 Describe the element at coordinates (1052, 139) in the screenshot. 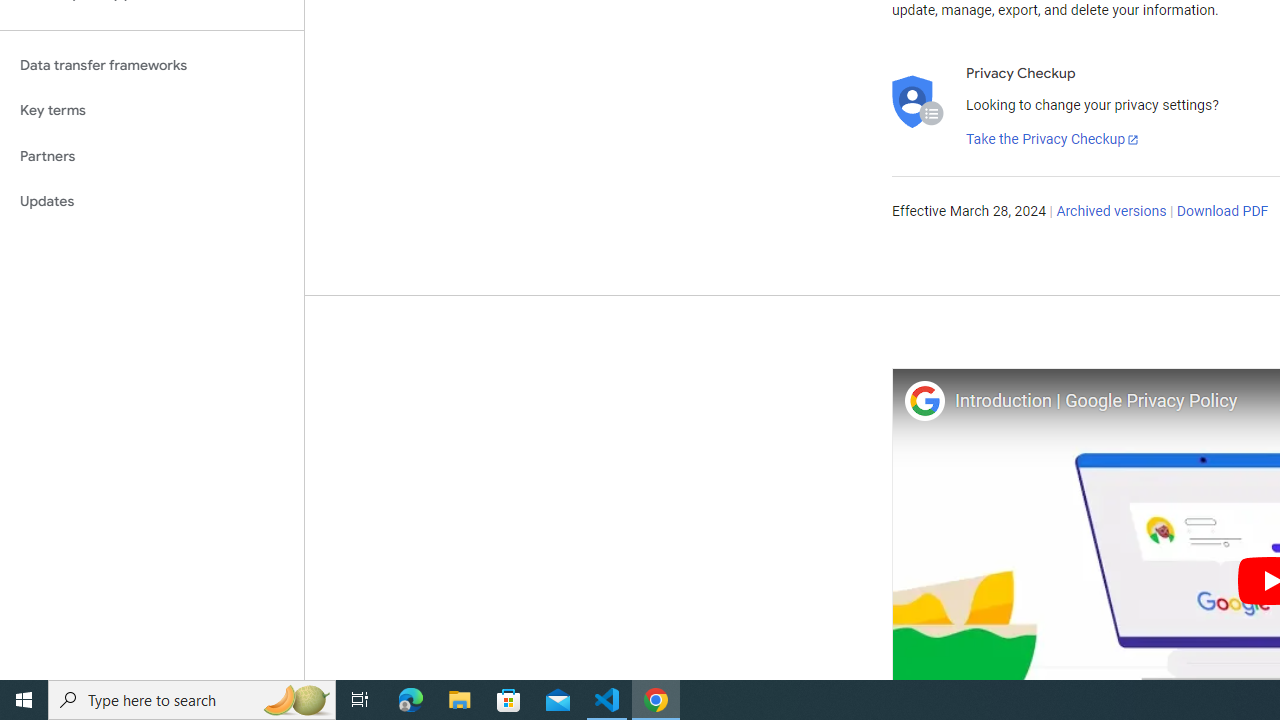

I see `'Take the Privacy Checkup'` at that location.